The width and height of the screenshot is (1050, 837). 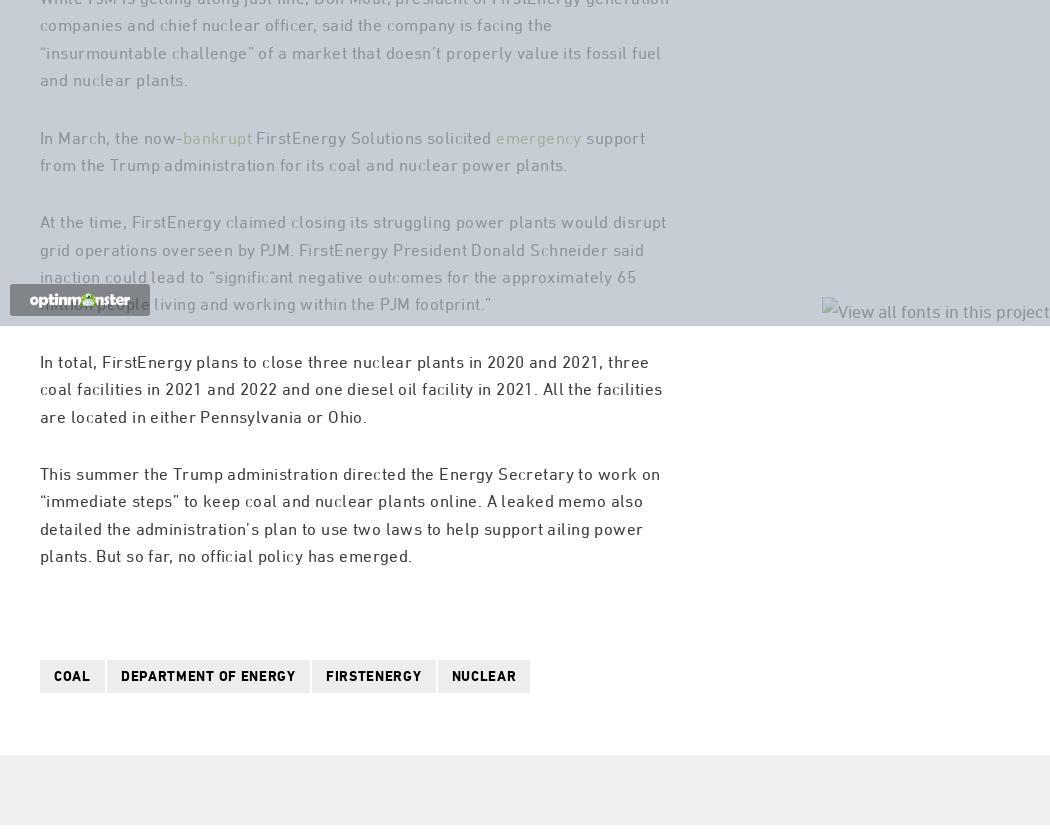 I want to click on 'FirstEnergy Solutions solicited', so click(x=373, y=217).